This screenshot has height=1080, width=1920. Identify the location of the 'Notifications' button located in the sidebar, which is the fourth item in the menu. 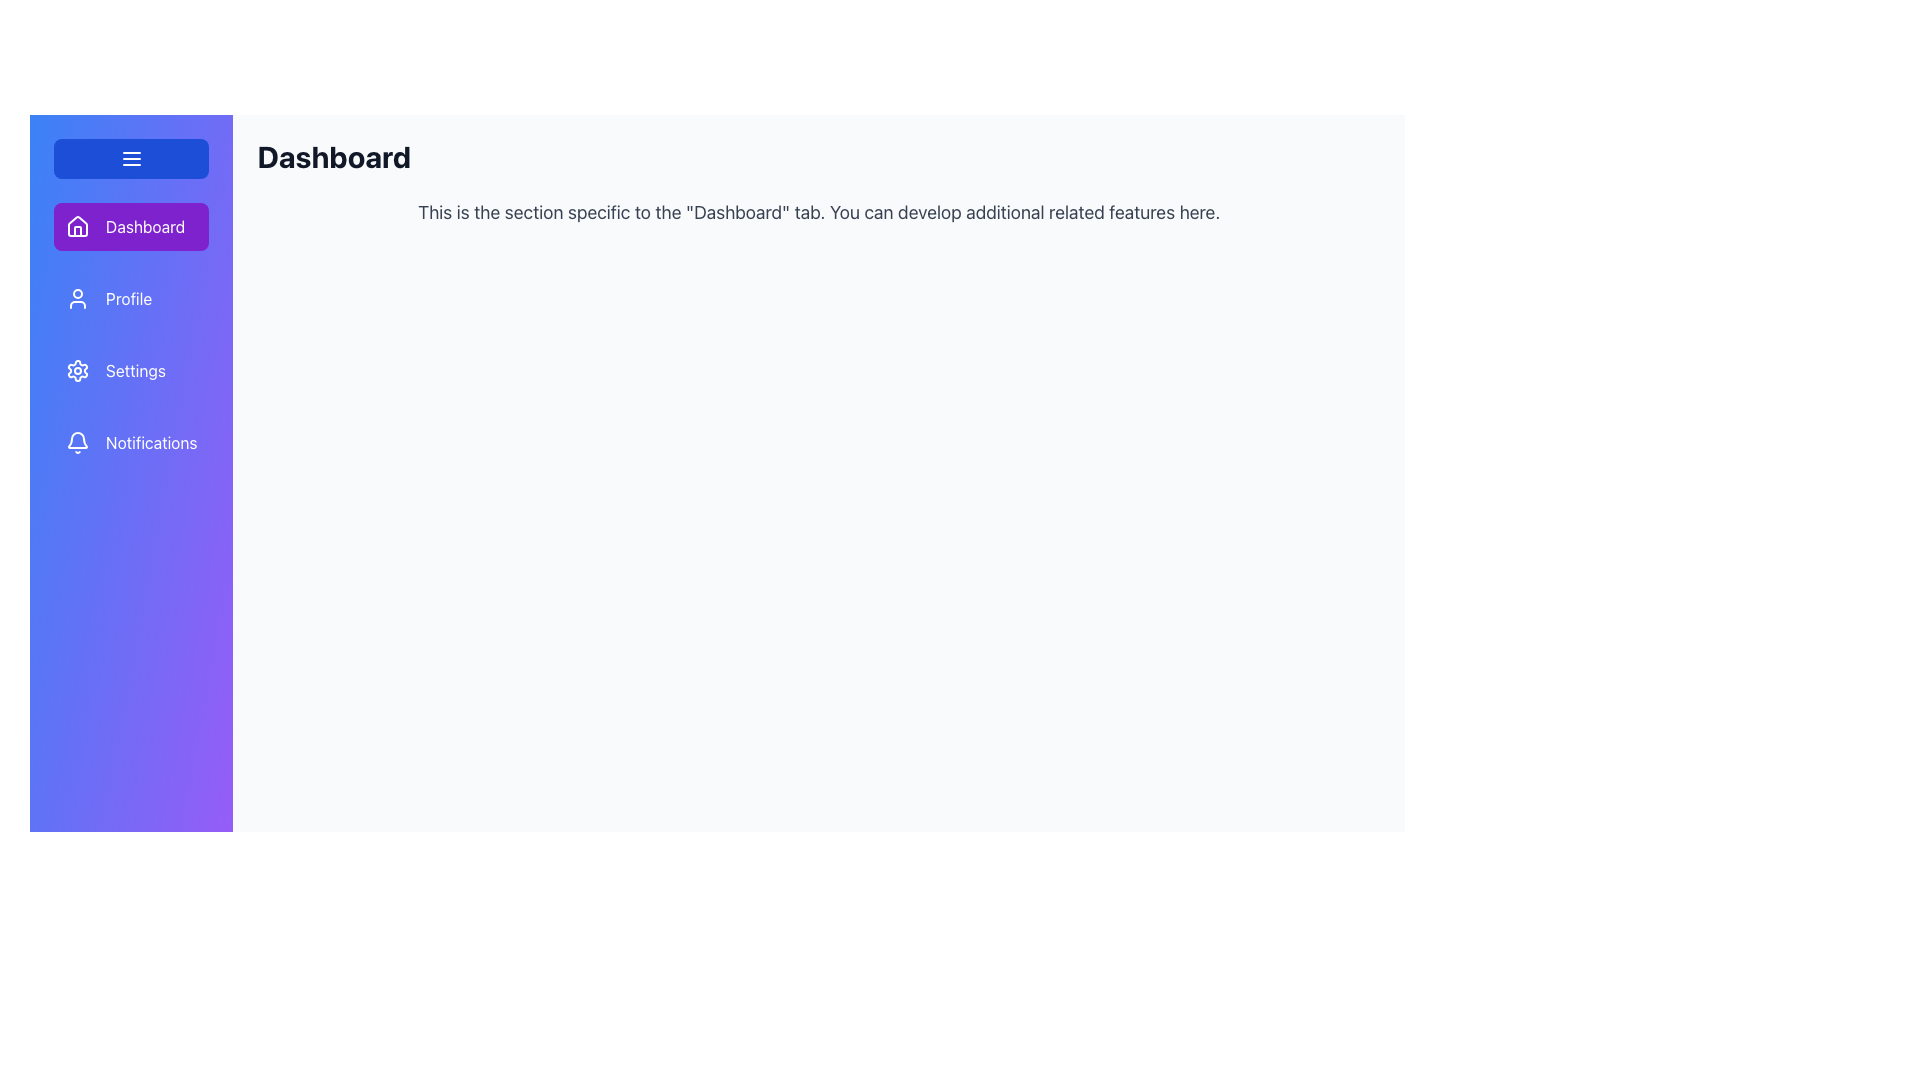
(130, 442).